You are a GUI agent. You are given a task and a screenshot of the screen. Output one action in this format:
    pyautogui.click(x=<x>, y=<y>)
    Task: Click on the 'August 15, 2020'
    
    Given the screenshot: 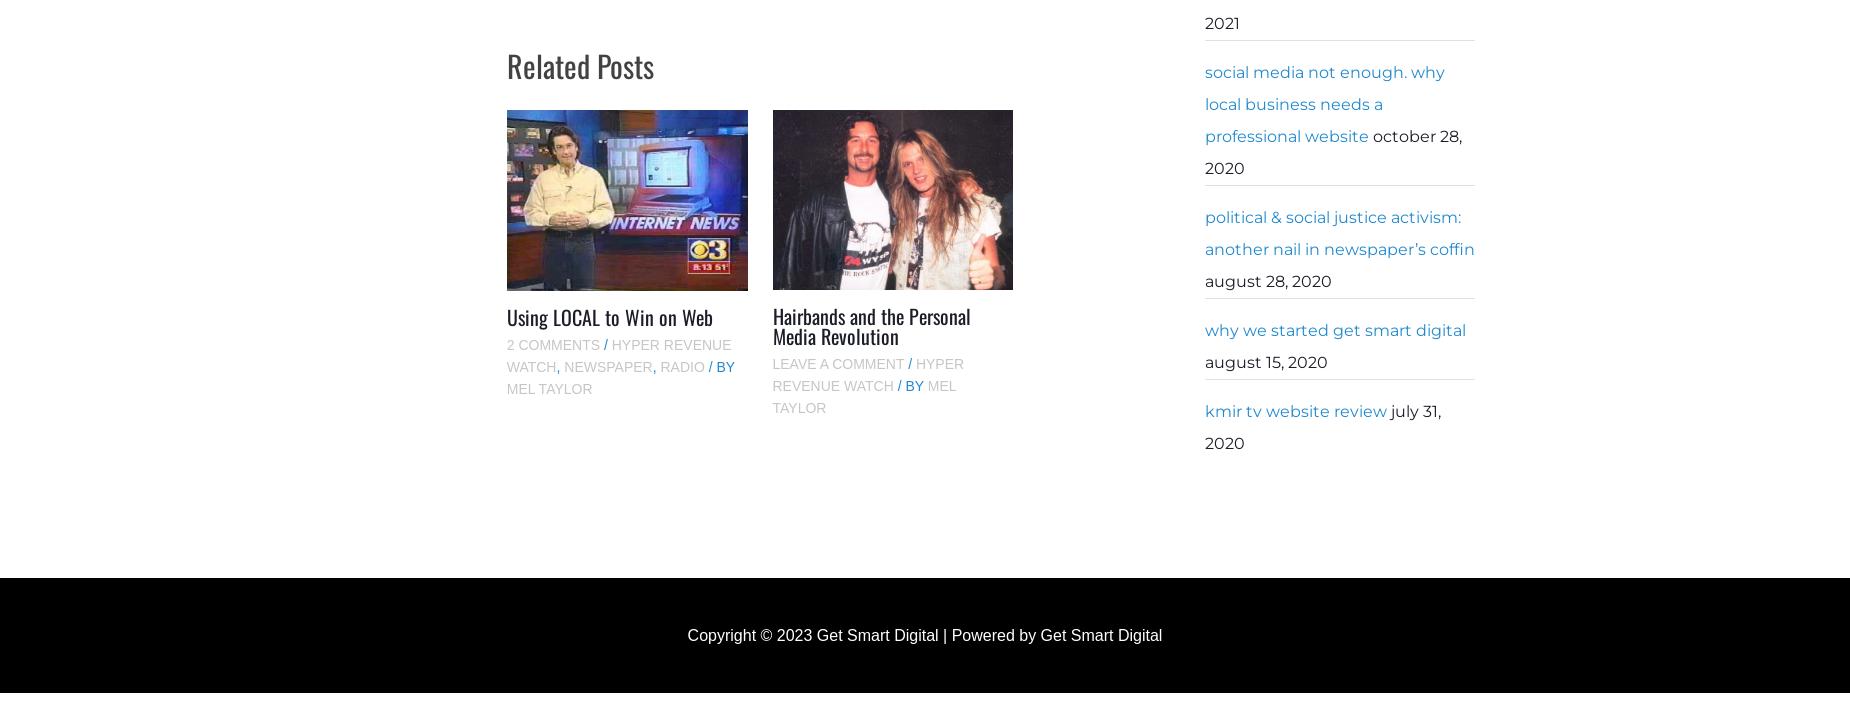 What is the action you would take?
    pyautogui.click(x=1265, y=362)
    